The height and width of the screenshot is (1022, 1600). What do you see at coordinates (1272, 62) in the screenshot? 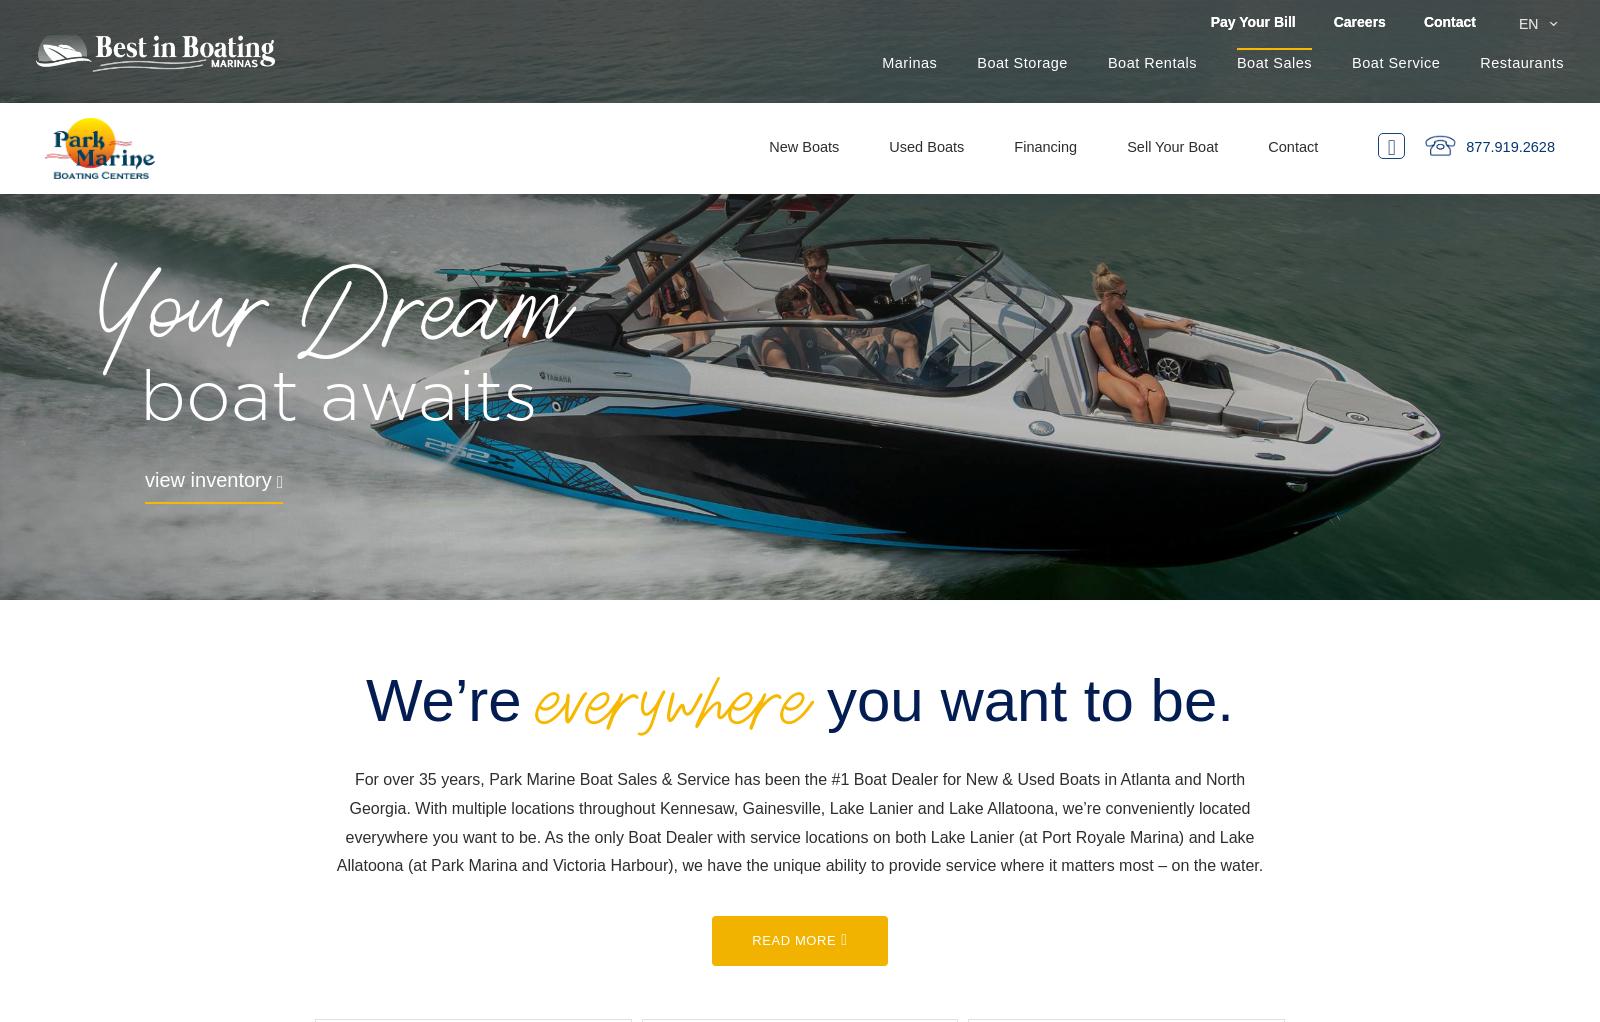
I see `'Boat Sales'` at bounding box center [1272, 62].